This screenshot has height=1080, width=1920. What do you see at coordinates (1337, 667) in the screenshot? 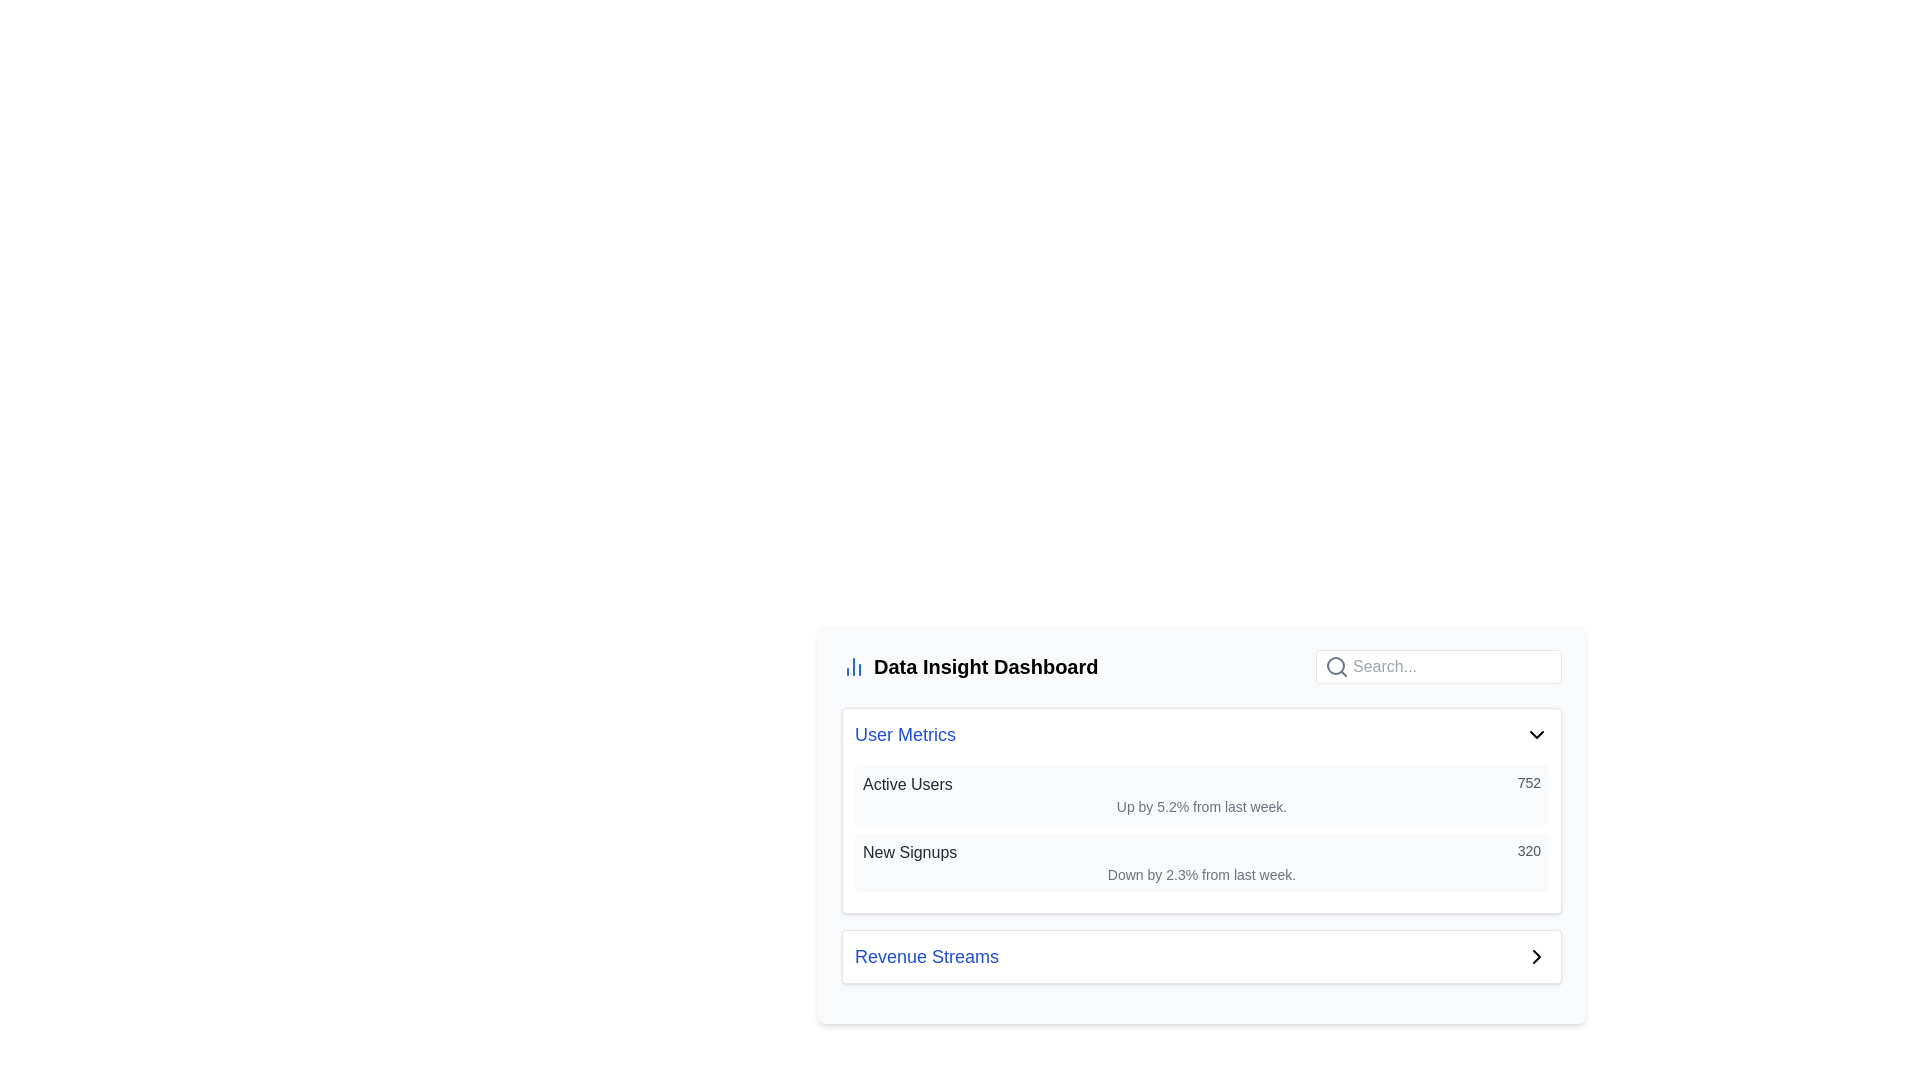
I see `the search icon located at the top-right of the dashboard, which indicates the search feature adjacent to the text input field` at bounding box center [1337, 667].